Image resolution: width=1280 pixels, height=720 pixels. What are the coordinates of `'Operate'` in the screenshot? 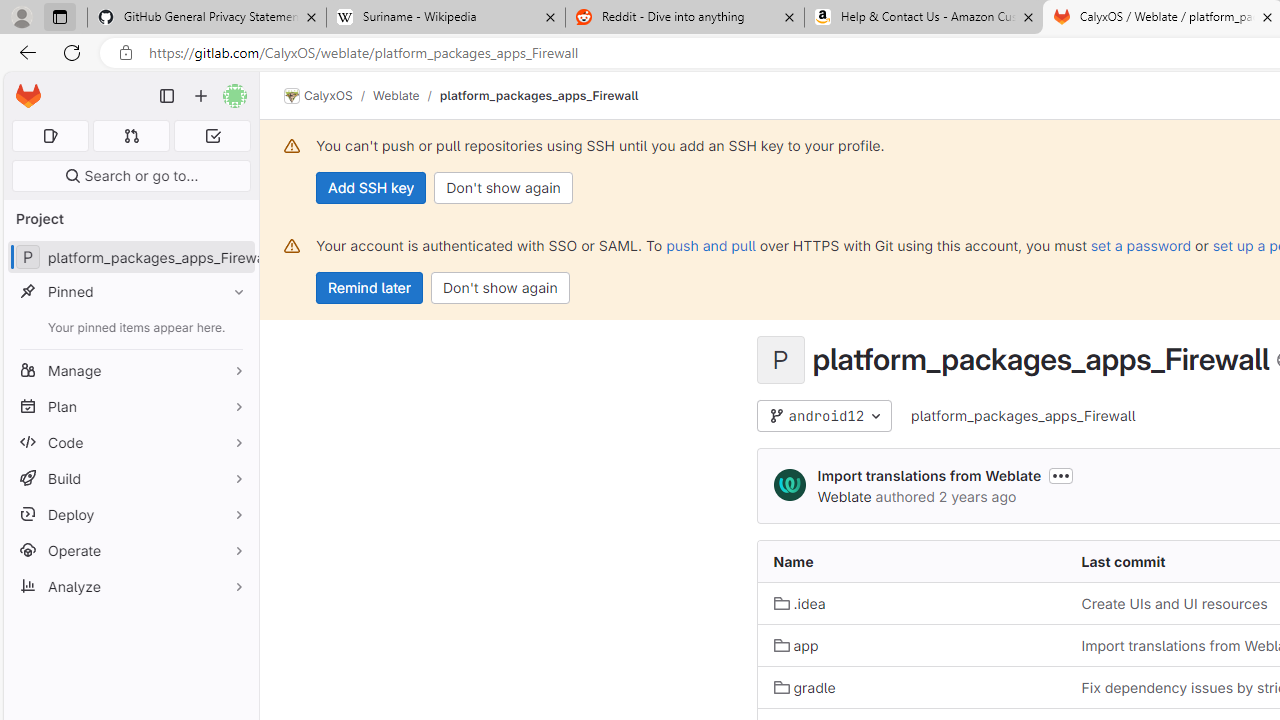 It's located at (130, 550).